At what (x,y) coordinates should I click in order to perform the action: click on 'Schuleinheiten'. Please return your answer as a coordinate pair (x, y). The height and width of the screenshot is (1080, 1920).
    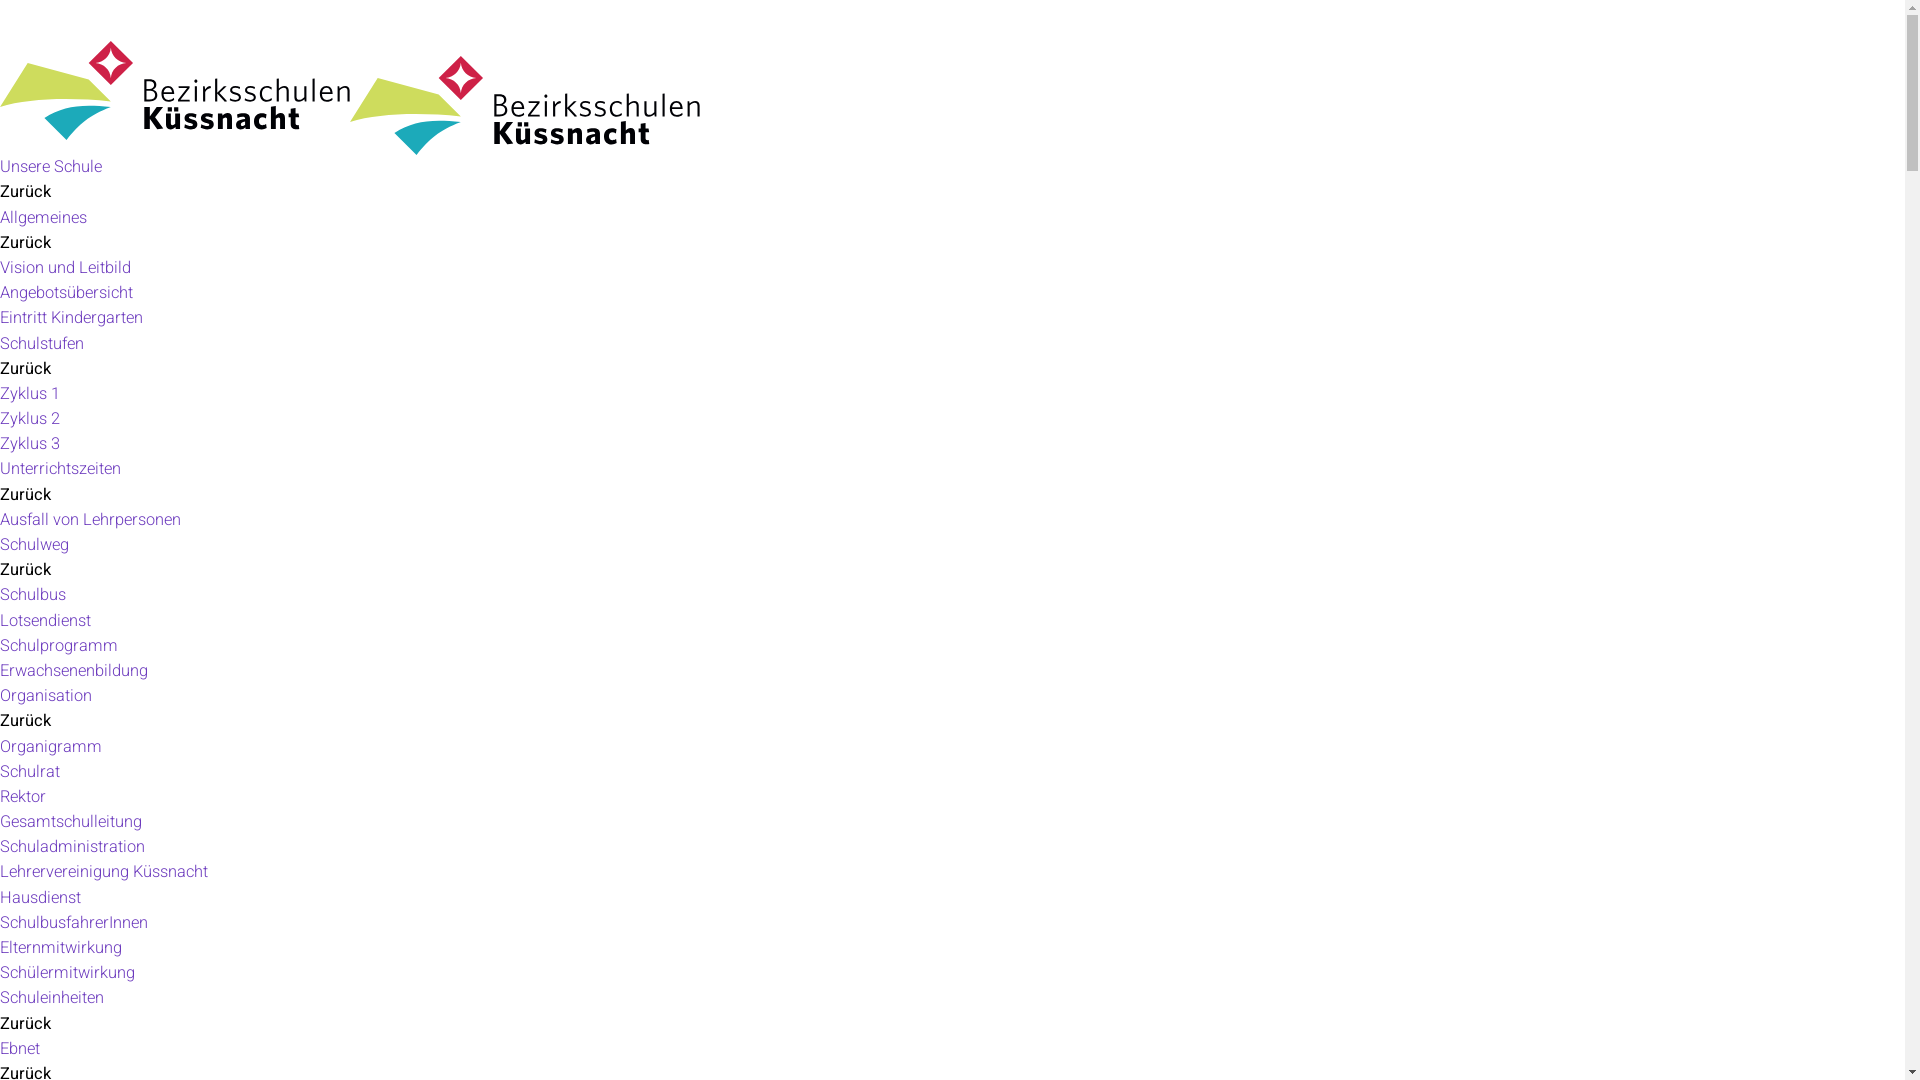
    Looking at the image, I should click on (52, 998).